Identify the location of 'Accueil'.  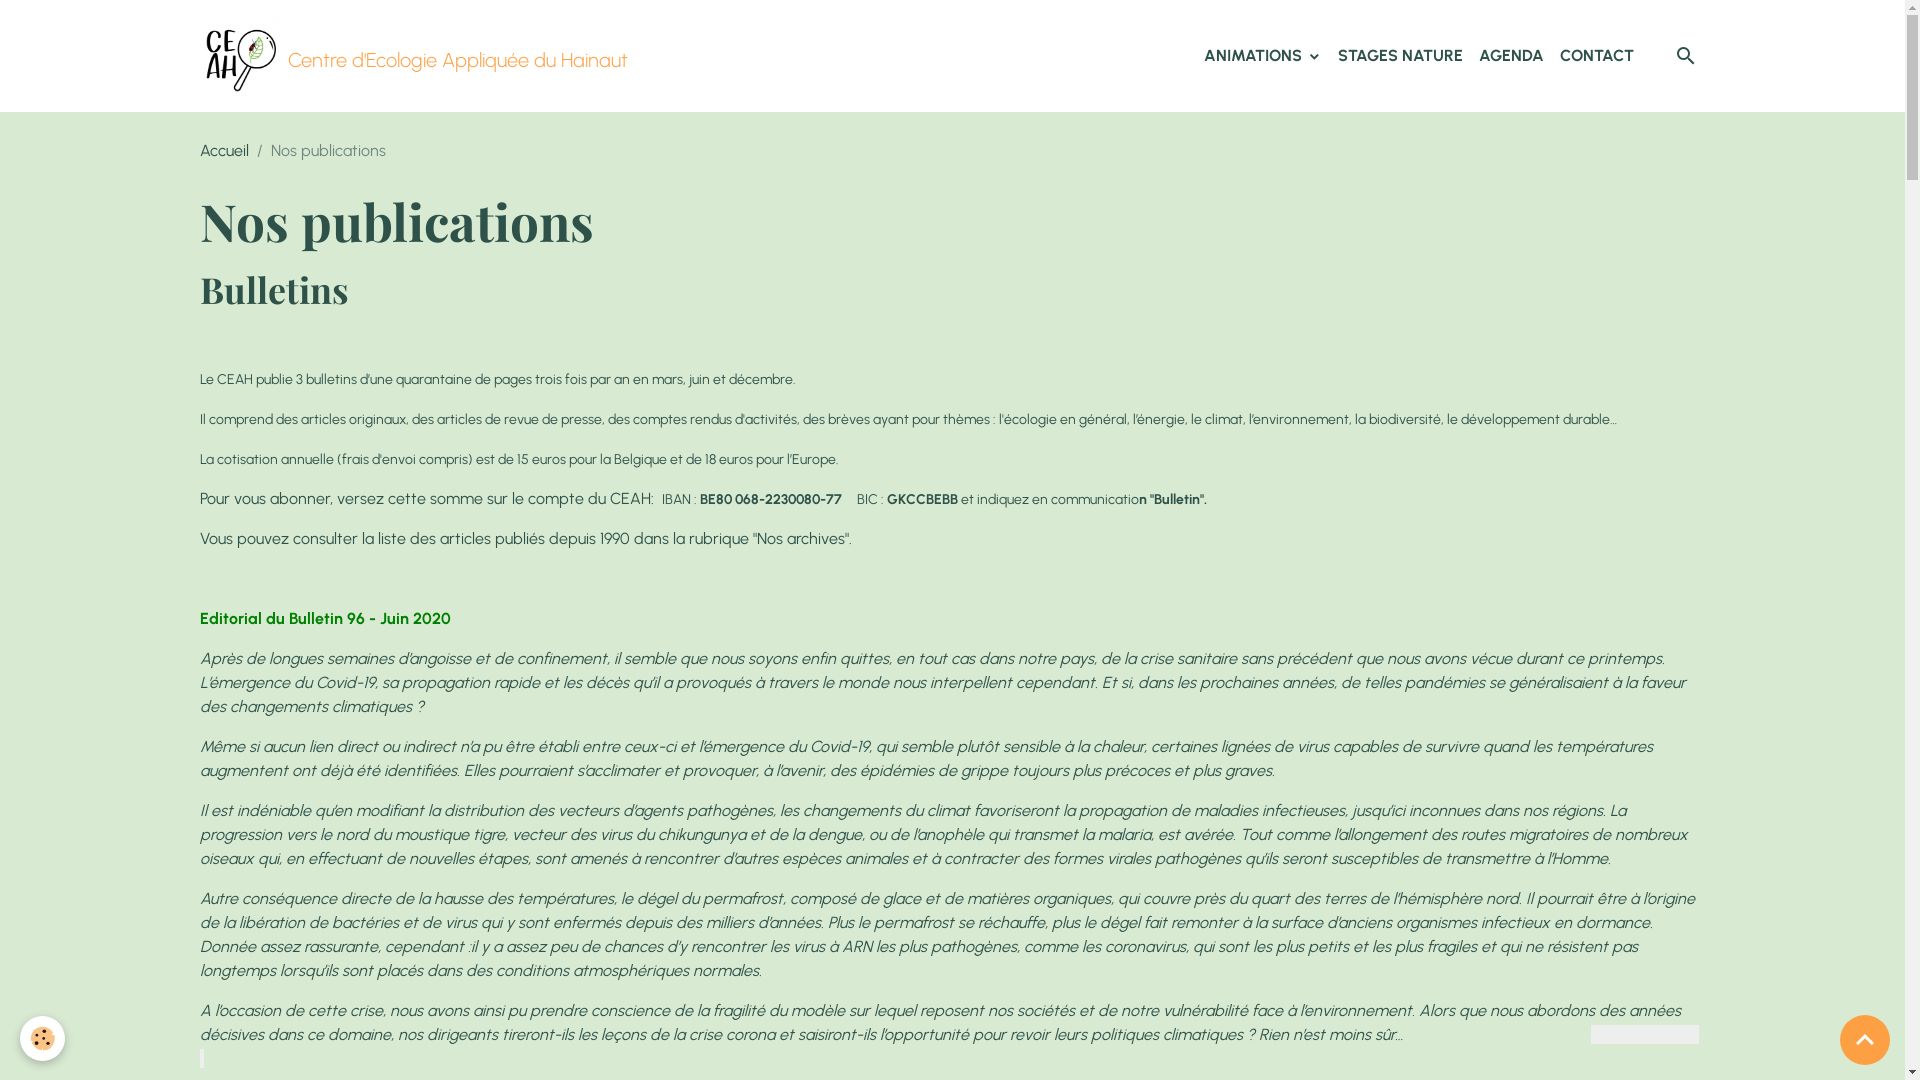
(224, 149).